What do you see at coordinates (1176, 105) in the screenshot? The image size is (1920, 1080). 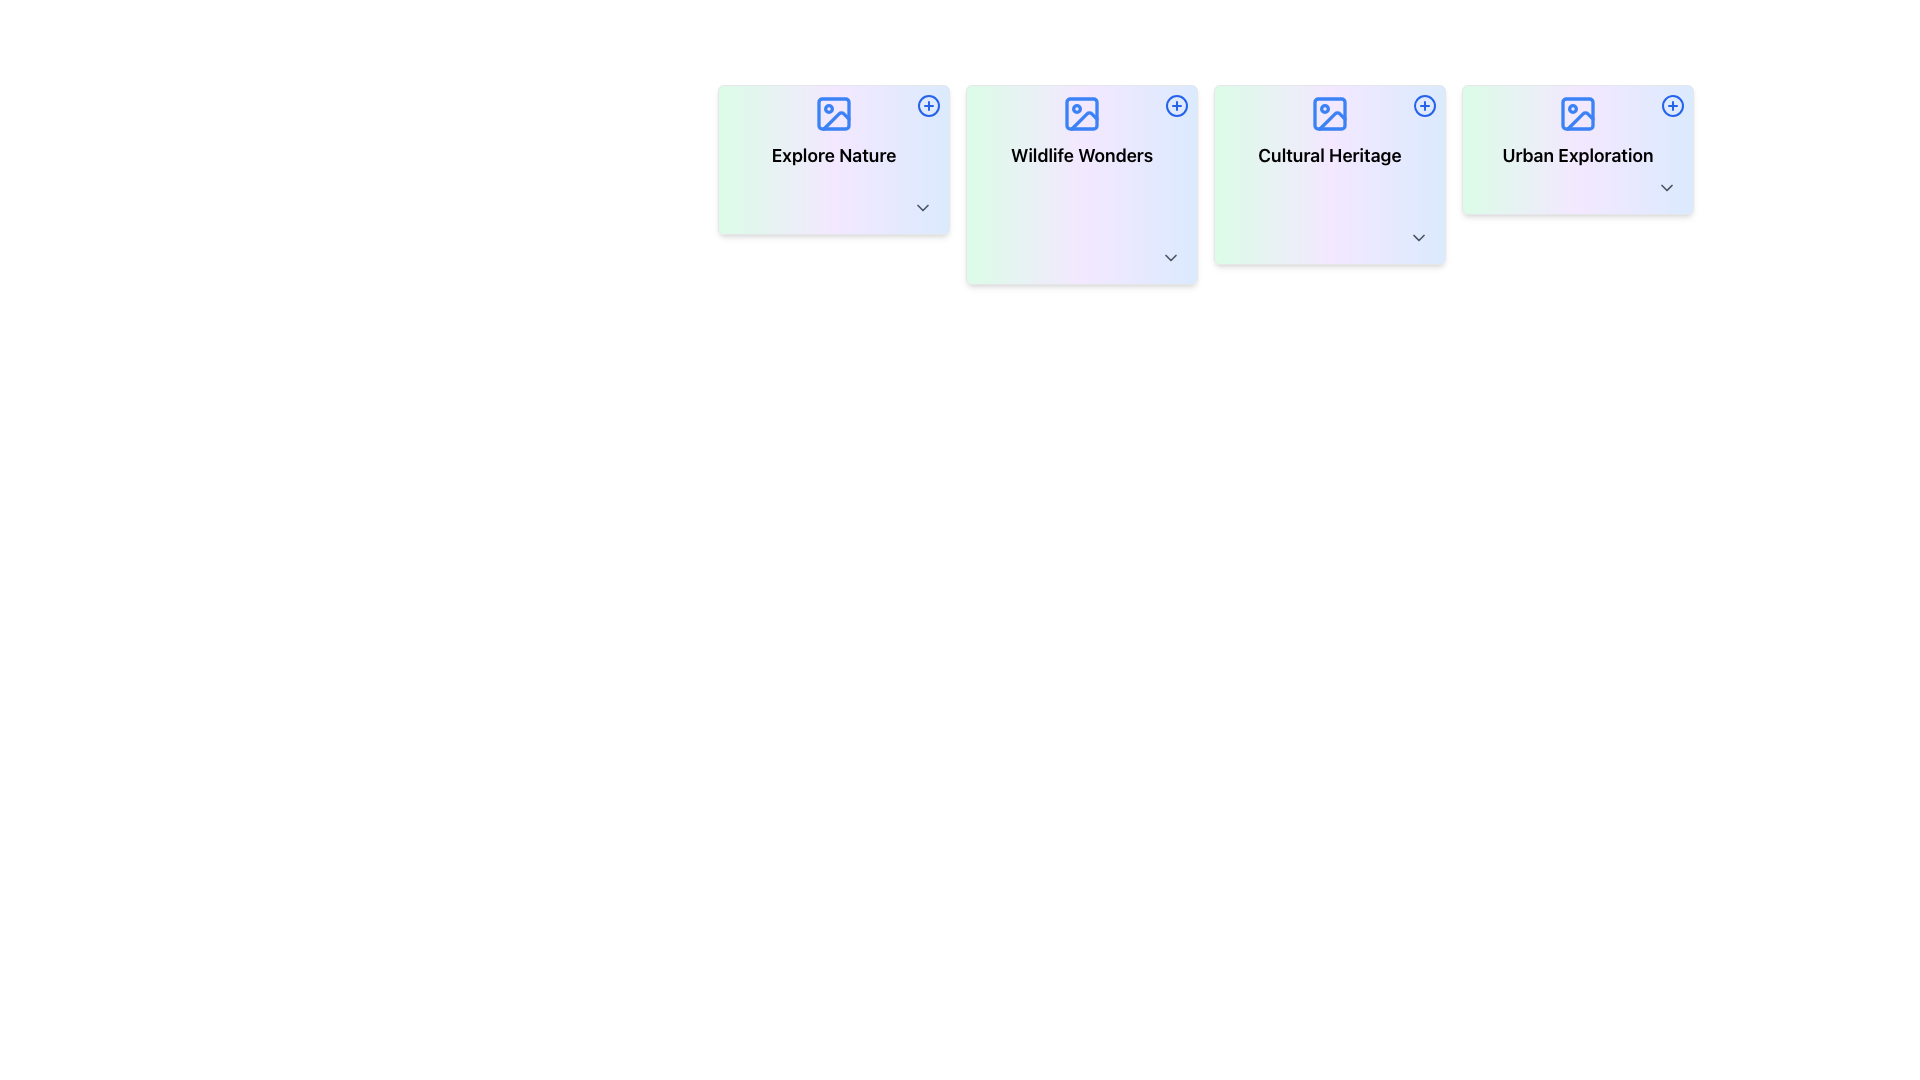 I see `the button located at the top-right part of the 'Wildlife Wonders' card, which is used for adding or creating a new item` at bounding box center [1176, 105].